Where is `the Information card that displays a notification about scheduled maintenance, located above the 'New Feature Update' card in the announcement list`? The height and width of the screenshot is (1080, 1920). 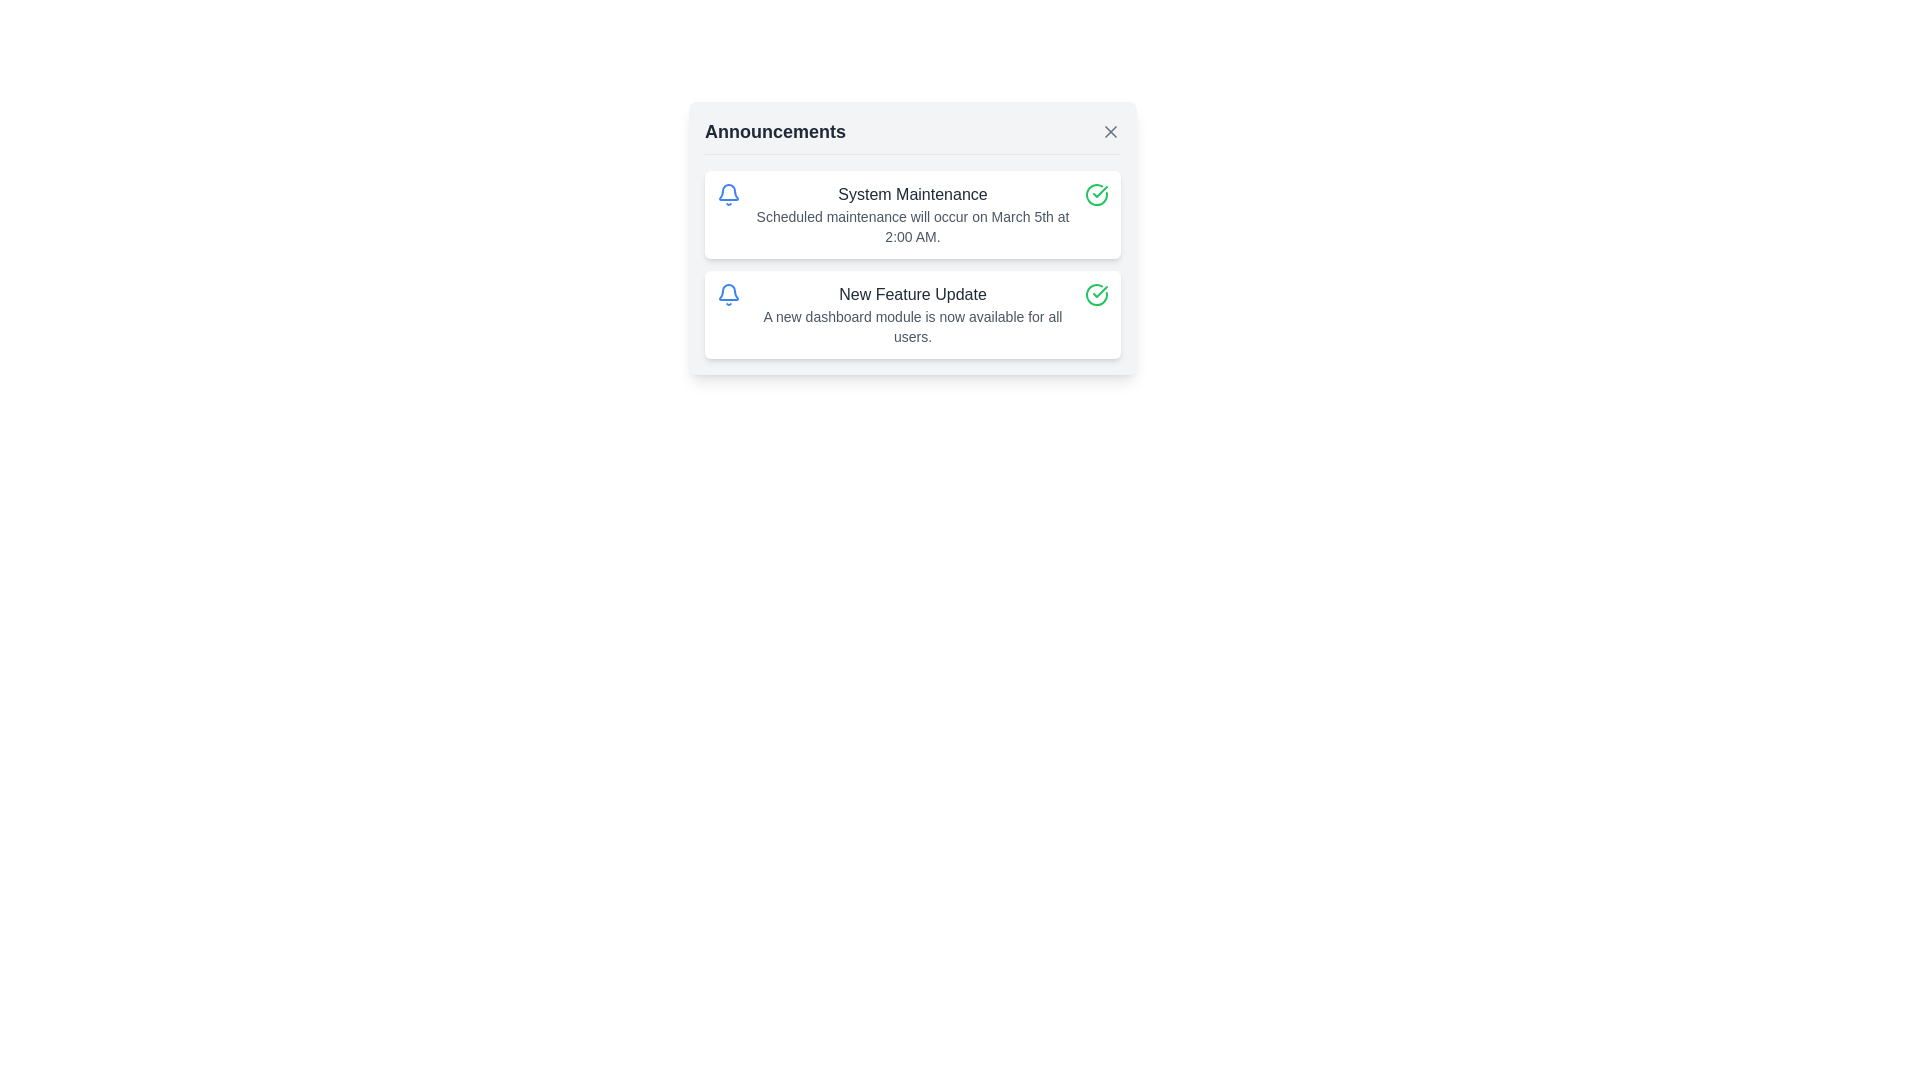 the Information card that displays a notification about scheduled maintenance, located above the 'New Feature Update' card in the announcement list is located at coordinates (911, 215).